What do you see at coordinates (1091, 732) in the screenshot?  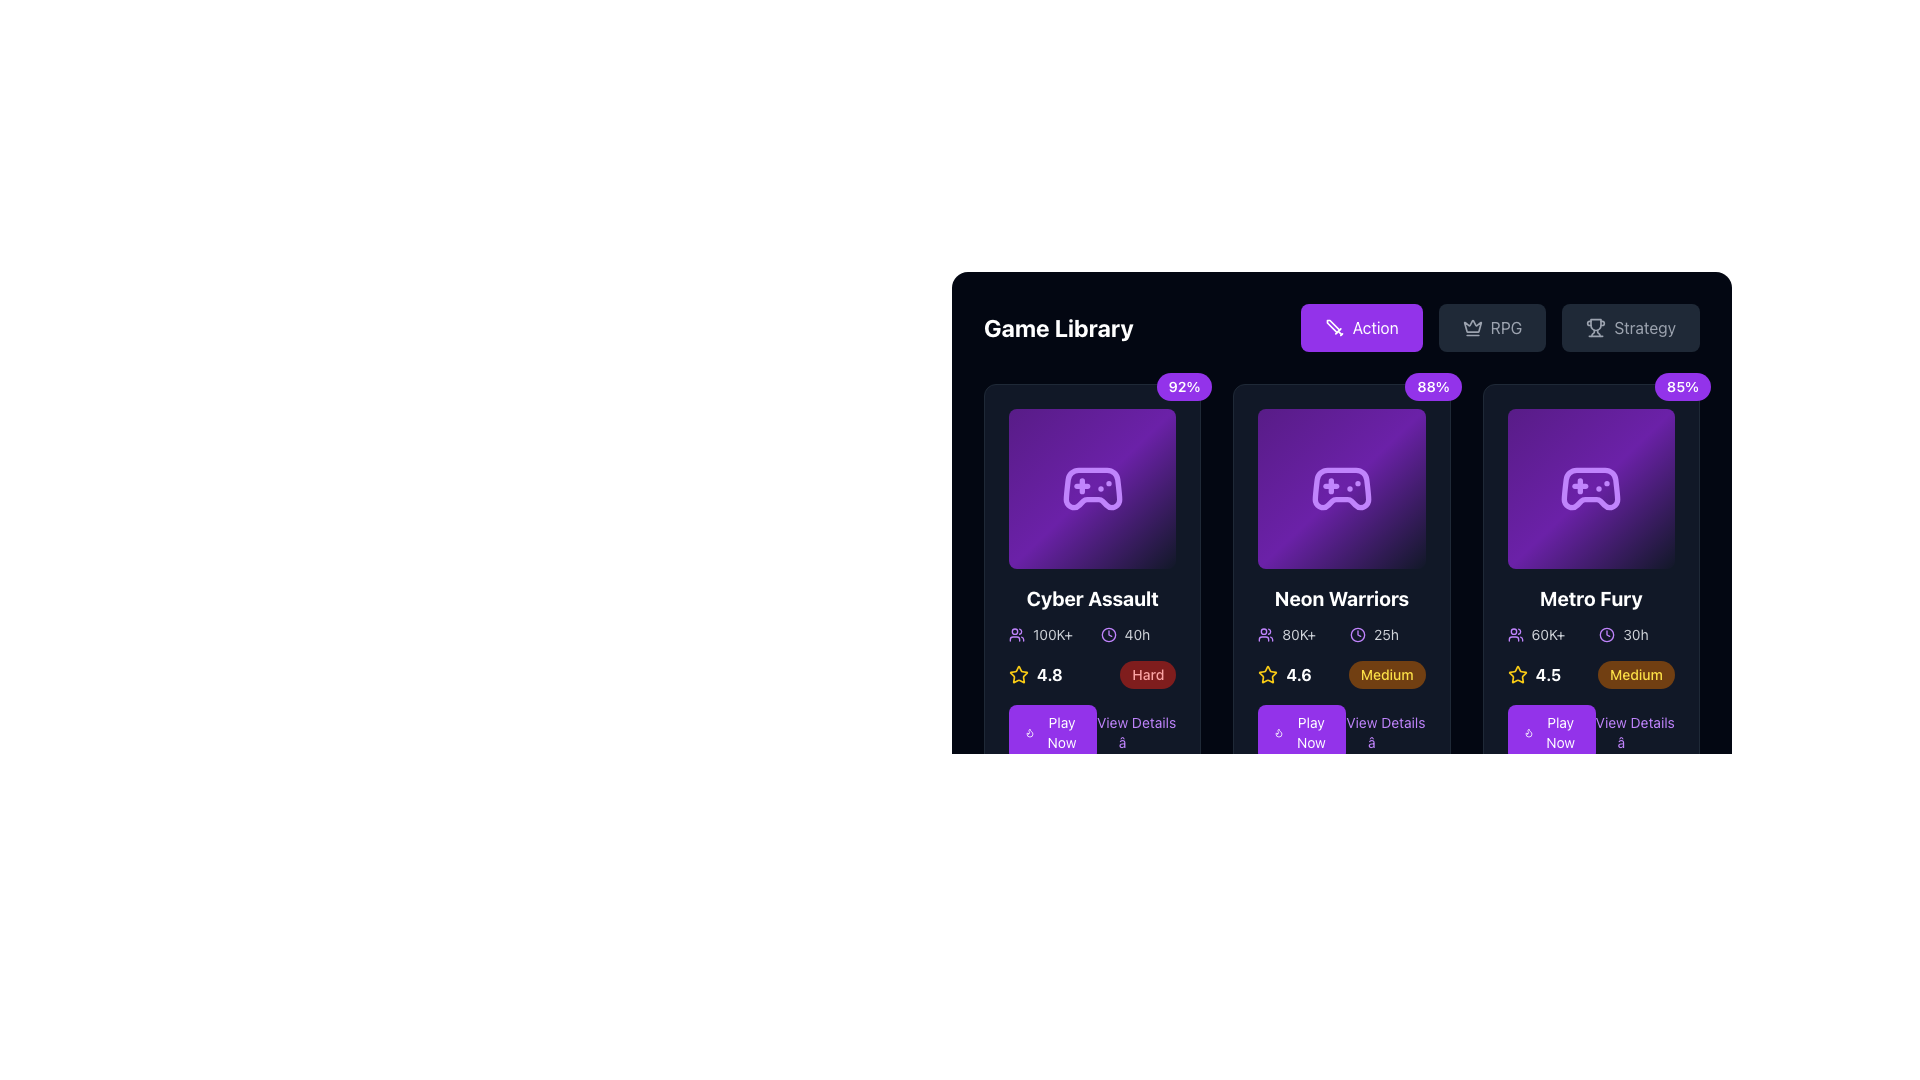 I see `the 'View Details →' hyperlink located at the bottom right of the 'Cyber Assault' card in the 'Game Library' section` at bounding box center [1091, 732].